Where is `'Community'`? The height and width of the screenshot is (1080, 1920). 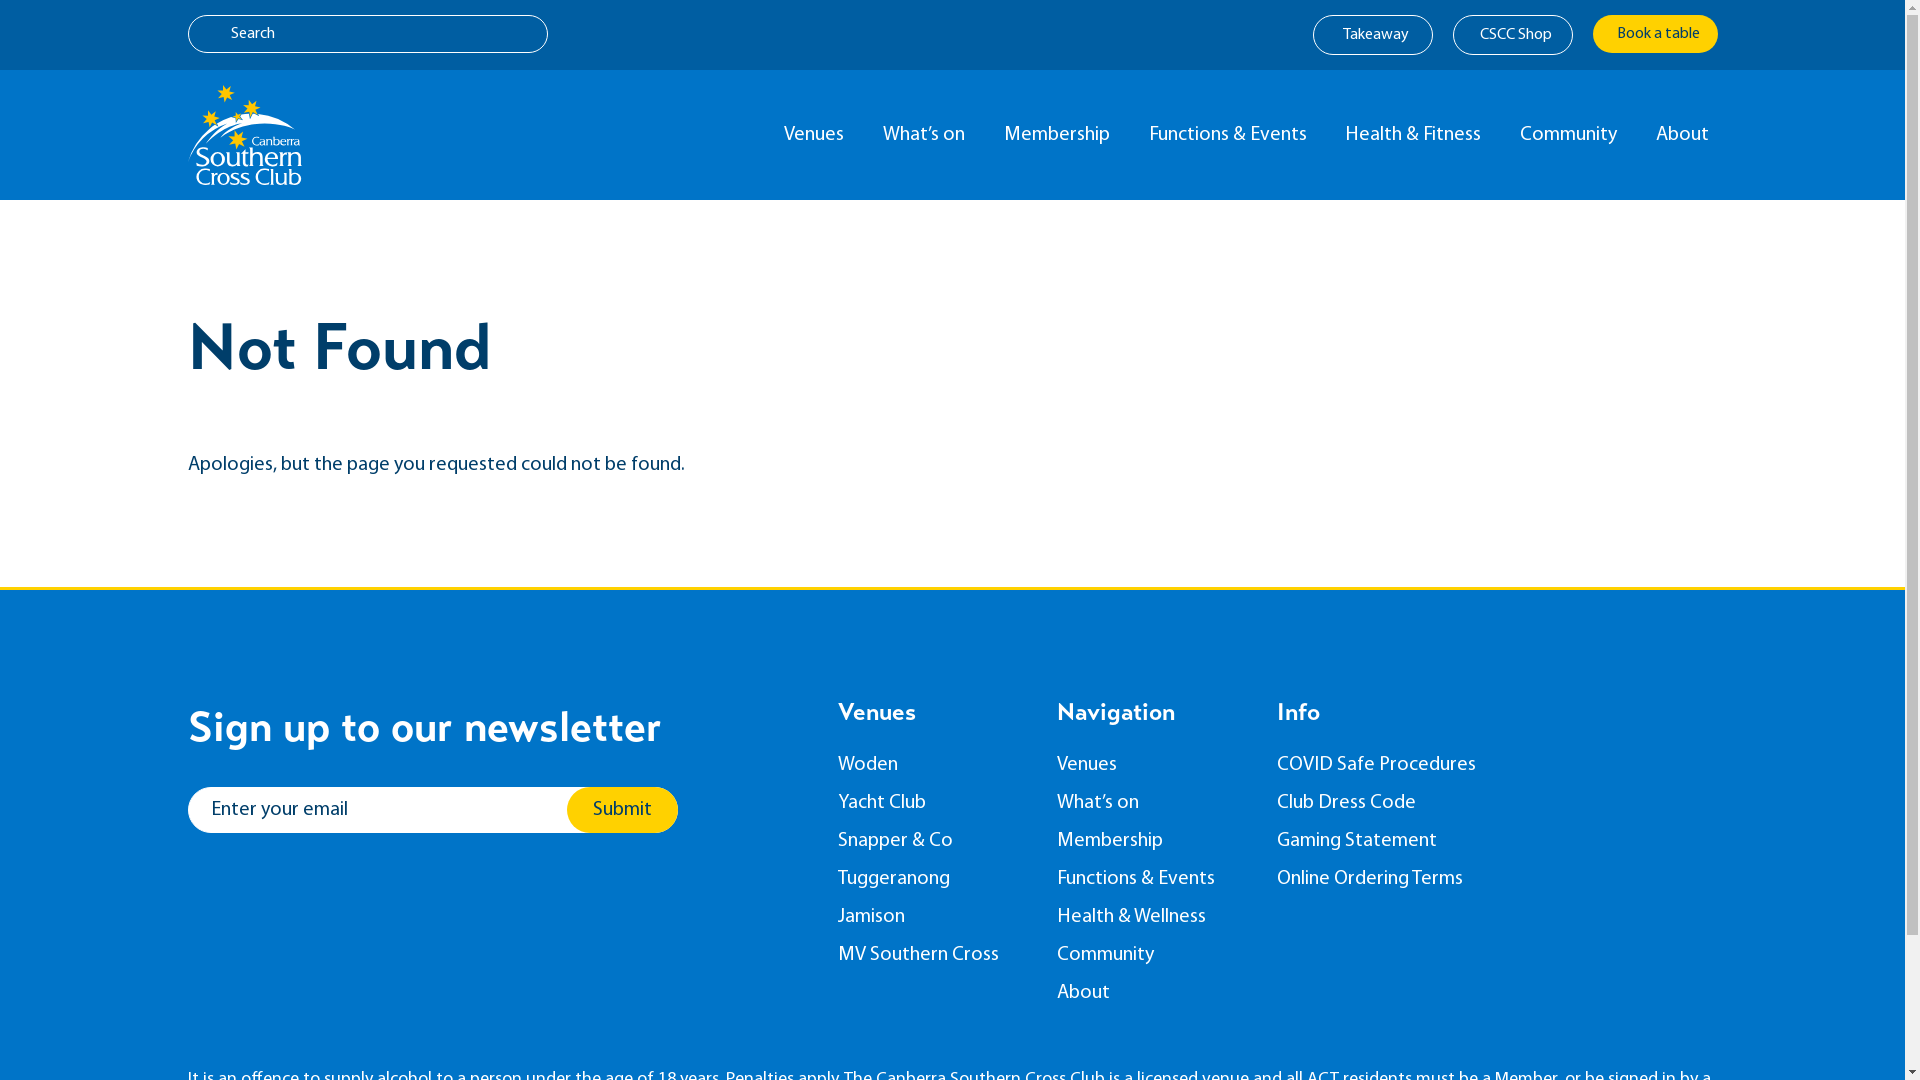
'Community' is located at coordinates (1572, 135).